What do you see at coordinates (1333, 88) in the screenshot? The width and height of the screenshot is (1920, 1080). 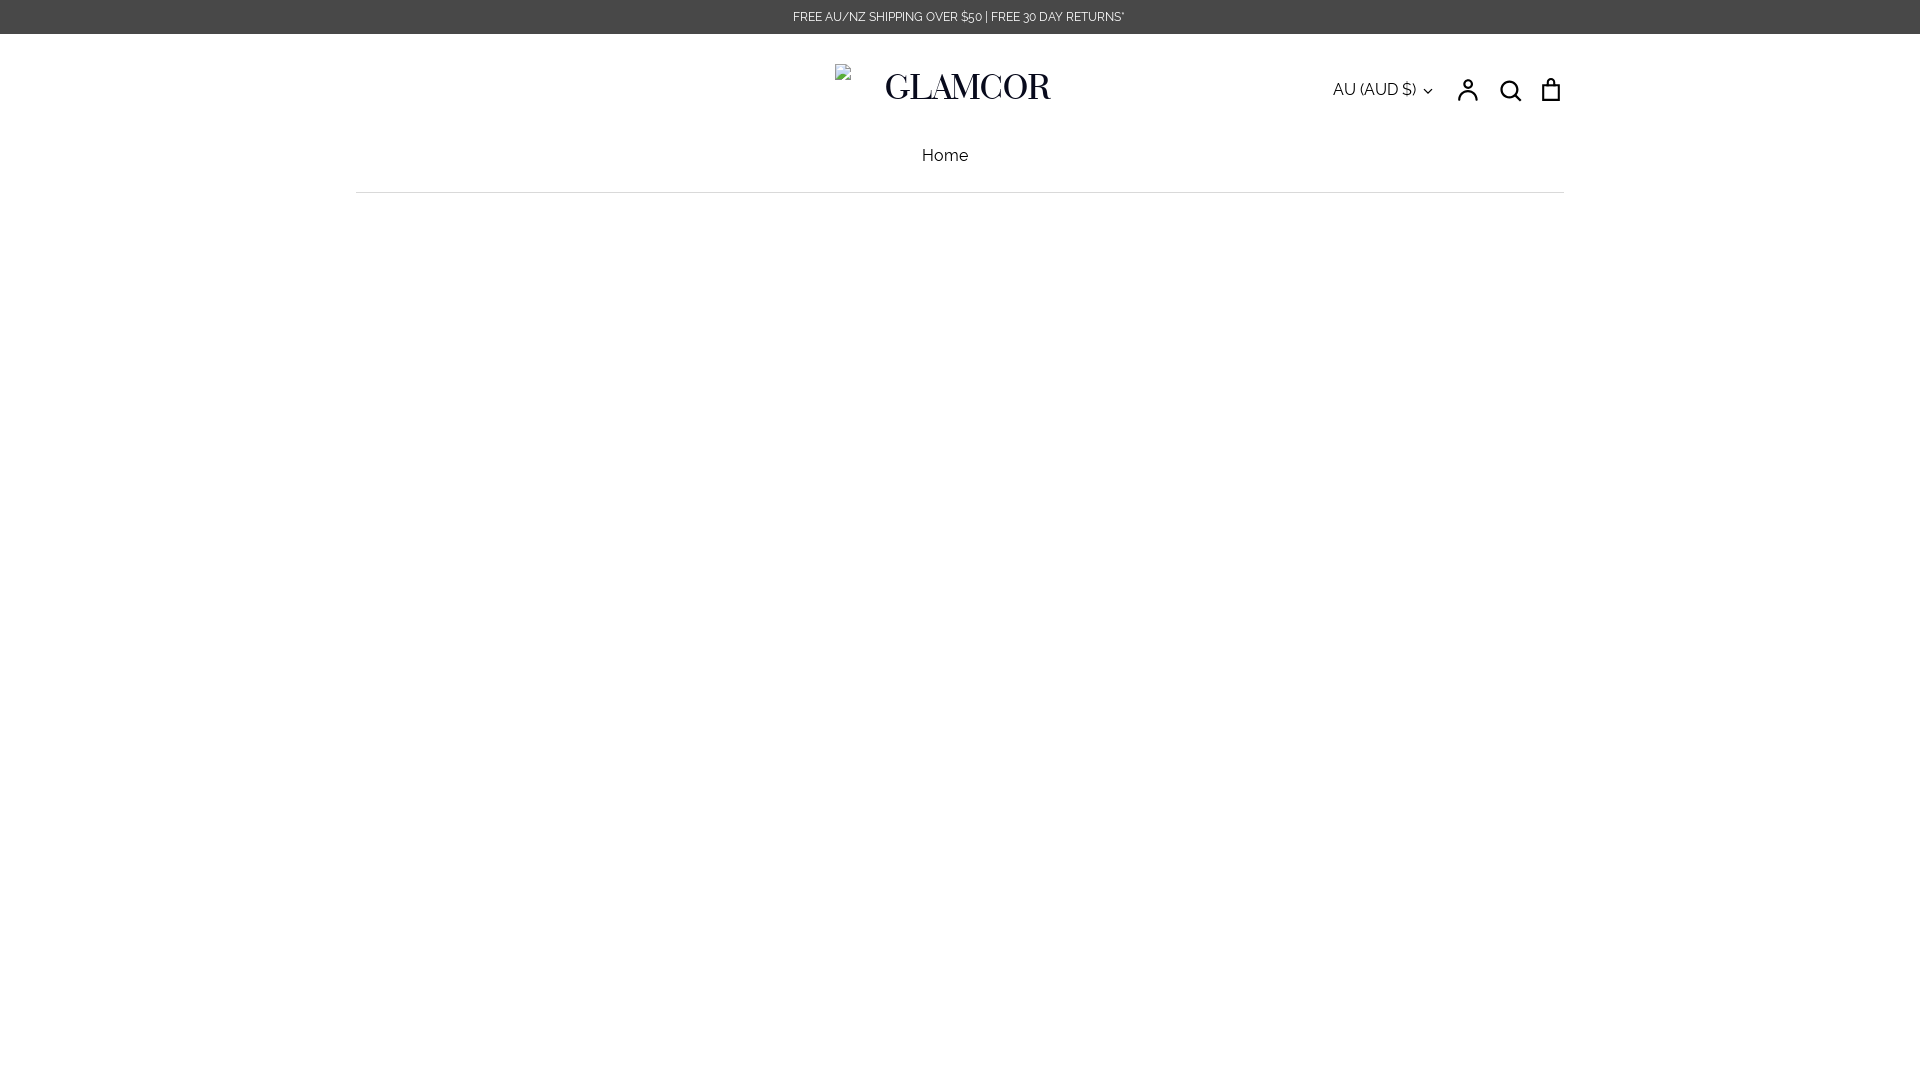 I see `'AU (AUD $)'` at bounding box center [1333, 88].